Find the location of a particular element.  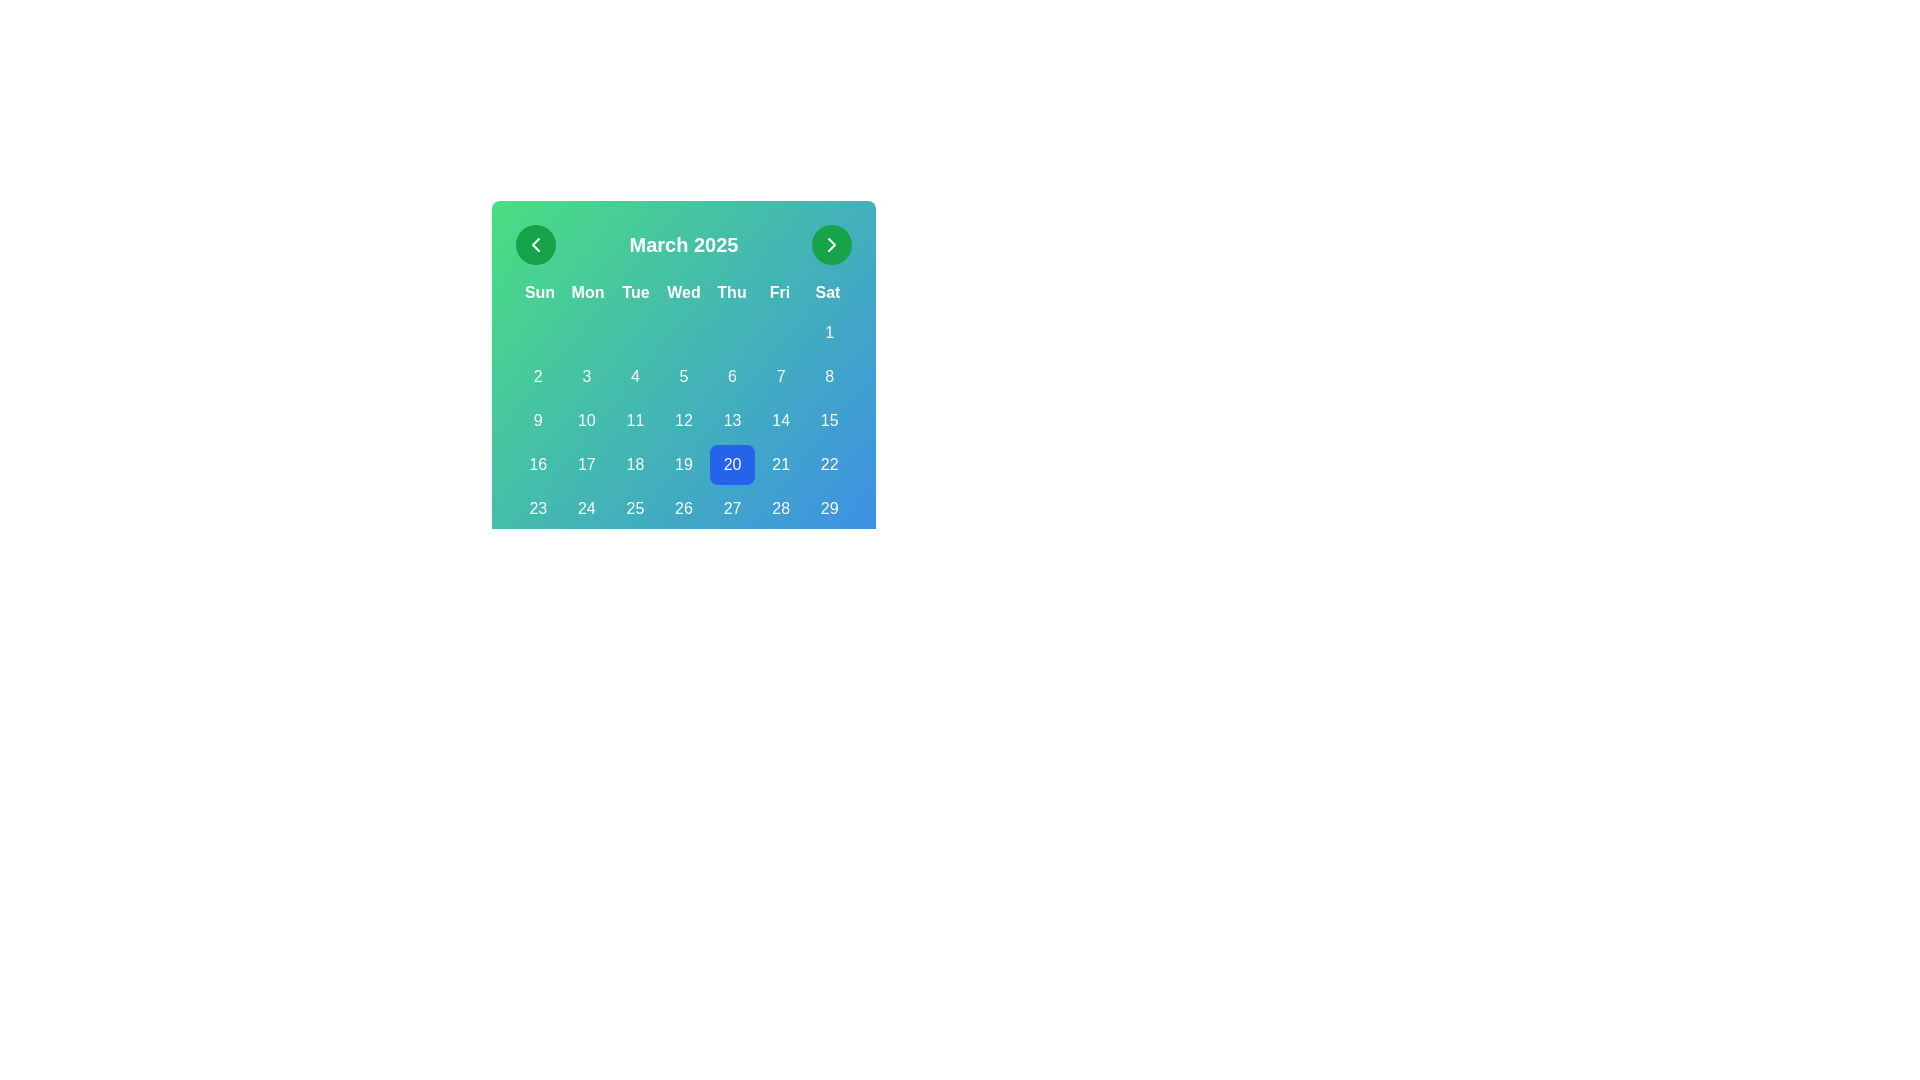

the button representing the fourth day of the month in the calendar interface to change its background color is located at coordinates (634, 377).